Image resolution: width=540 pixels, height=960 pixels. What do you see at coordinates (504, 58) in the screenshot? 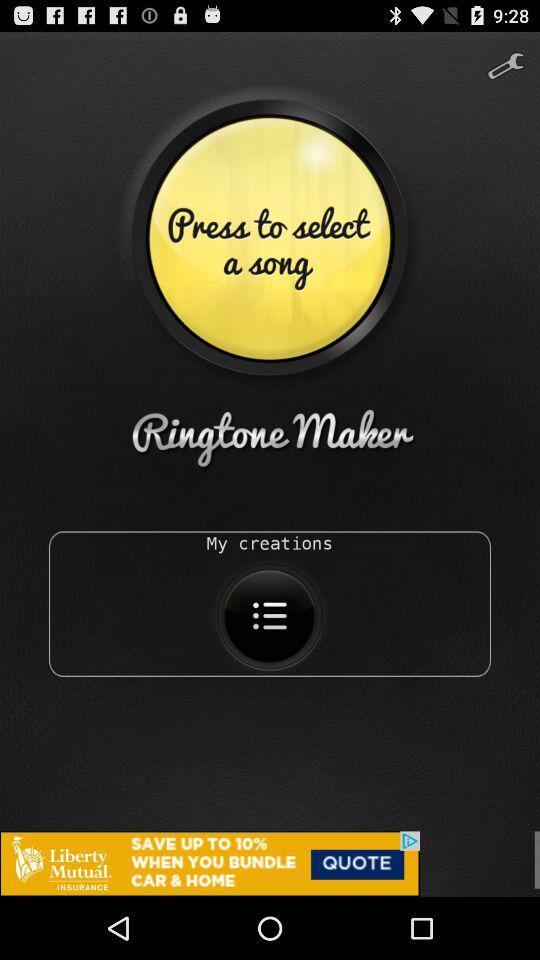
I see `search` at bounding box center [504, 58].